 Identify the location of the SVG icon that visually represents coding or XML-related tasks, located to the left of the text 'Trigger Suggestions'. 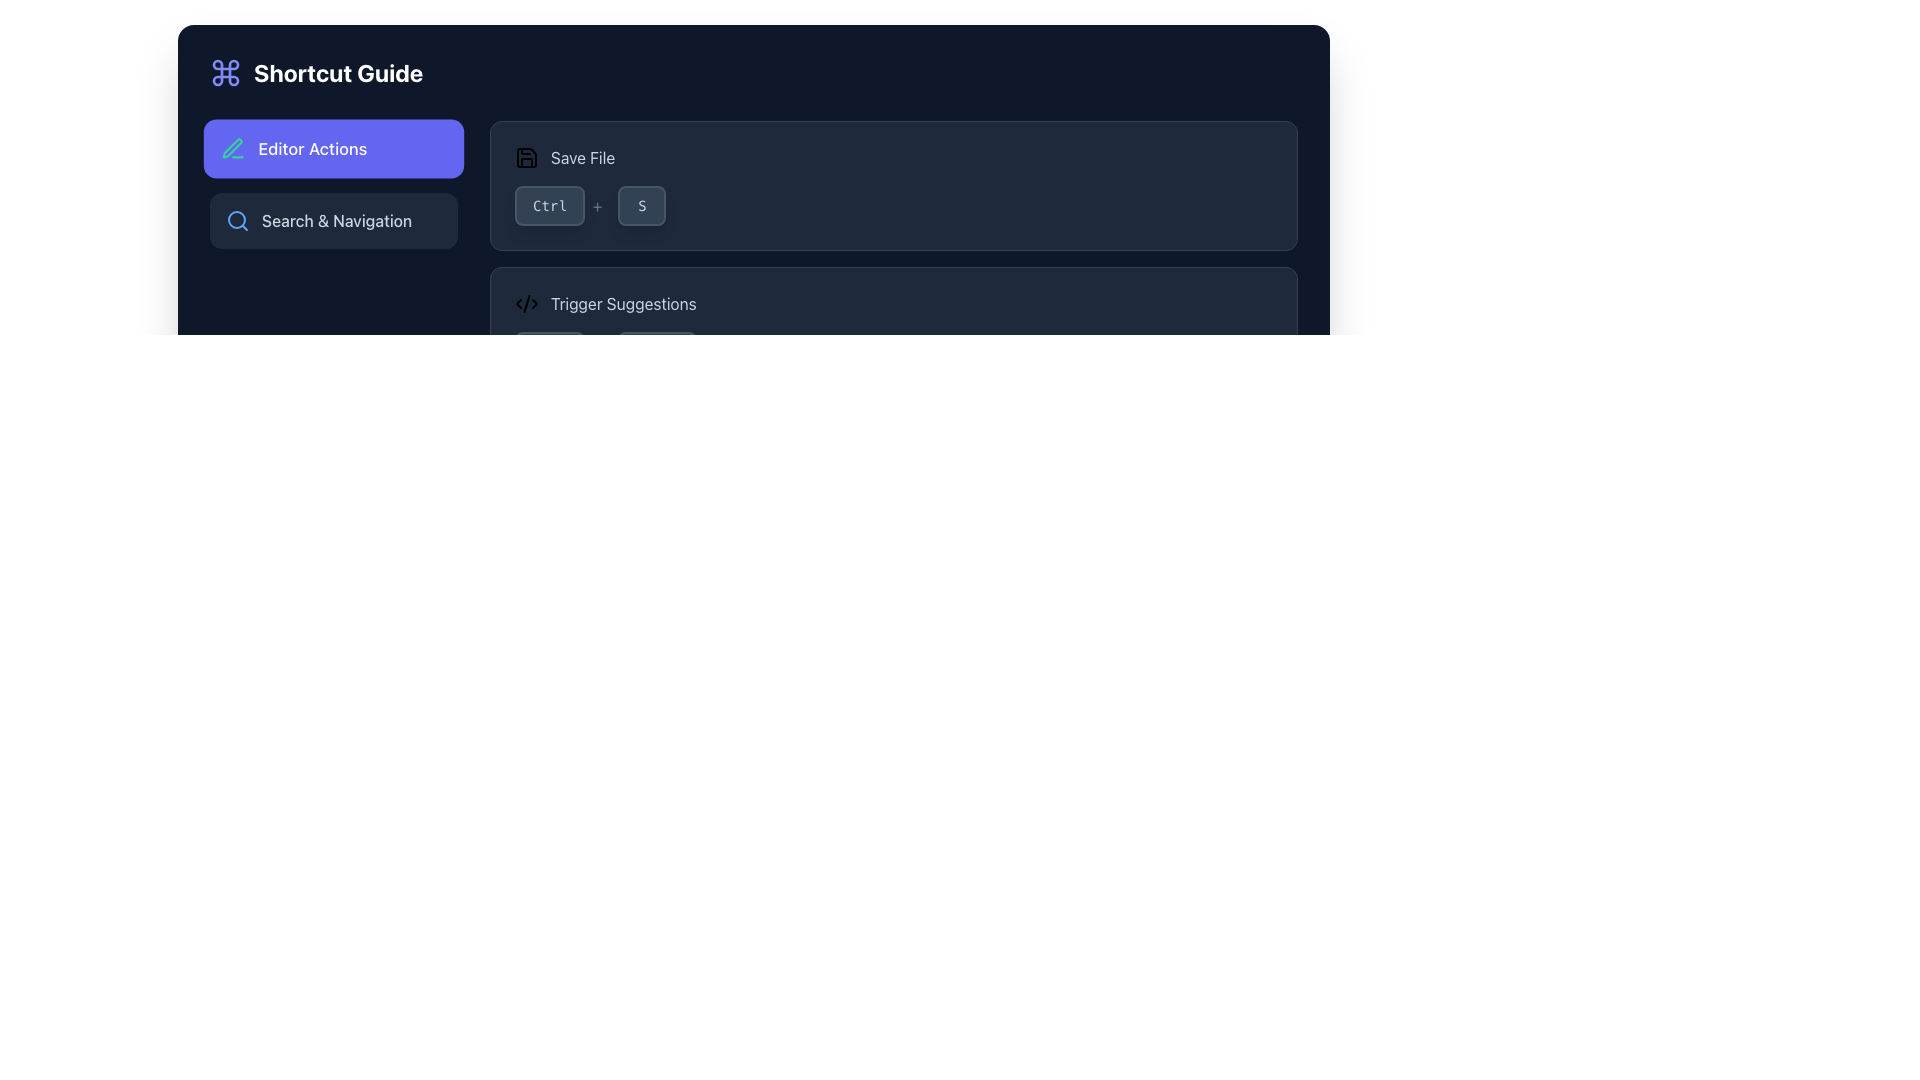
(527, 304).